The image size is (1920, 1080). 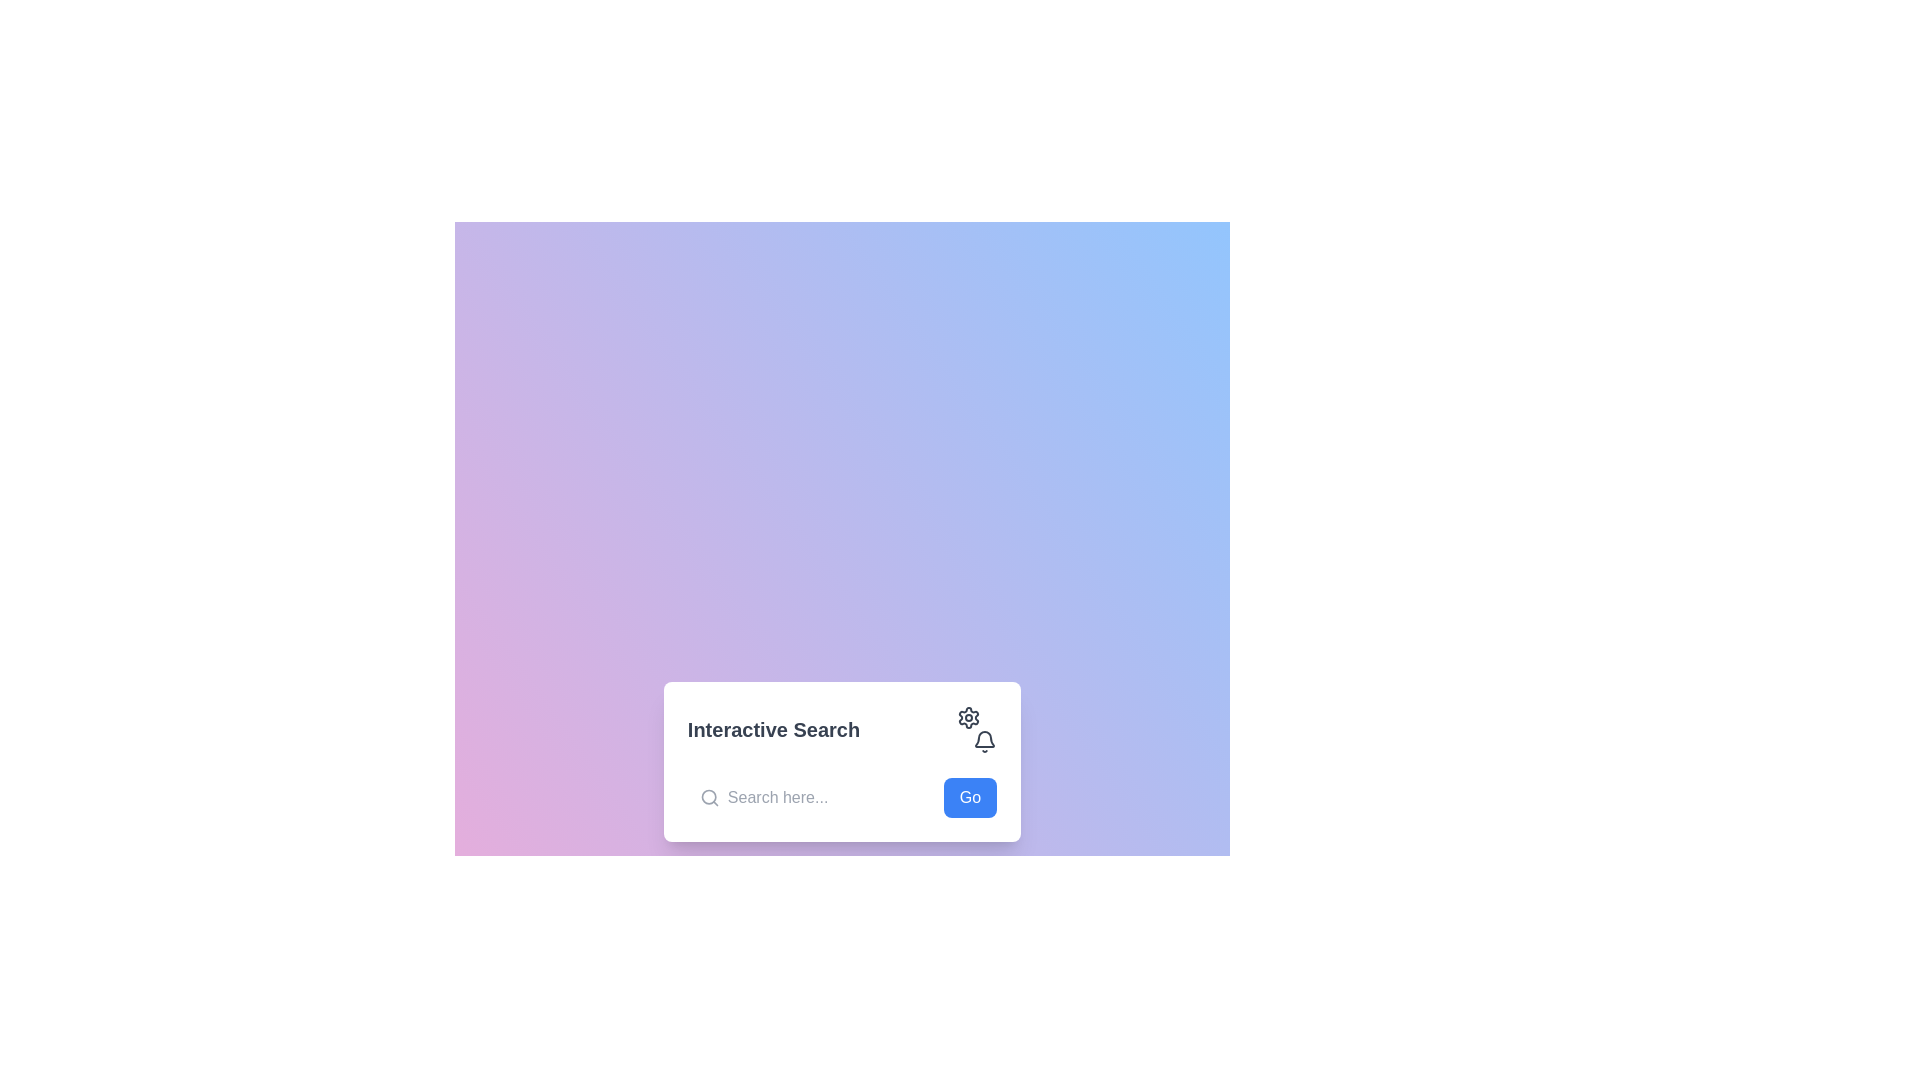 I want to click on the search icon located at the leftmost side of the text input field within the search bar component, so click(x=709, y=797).